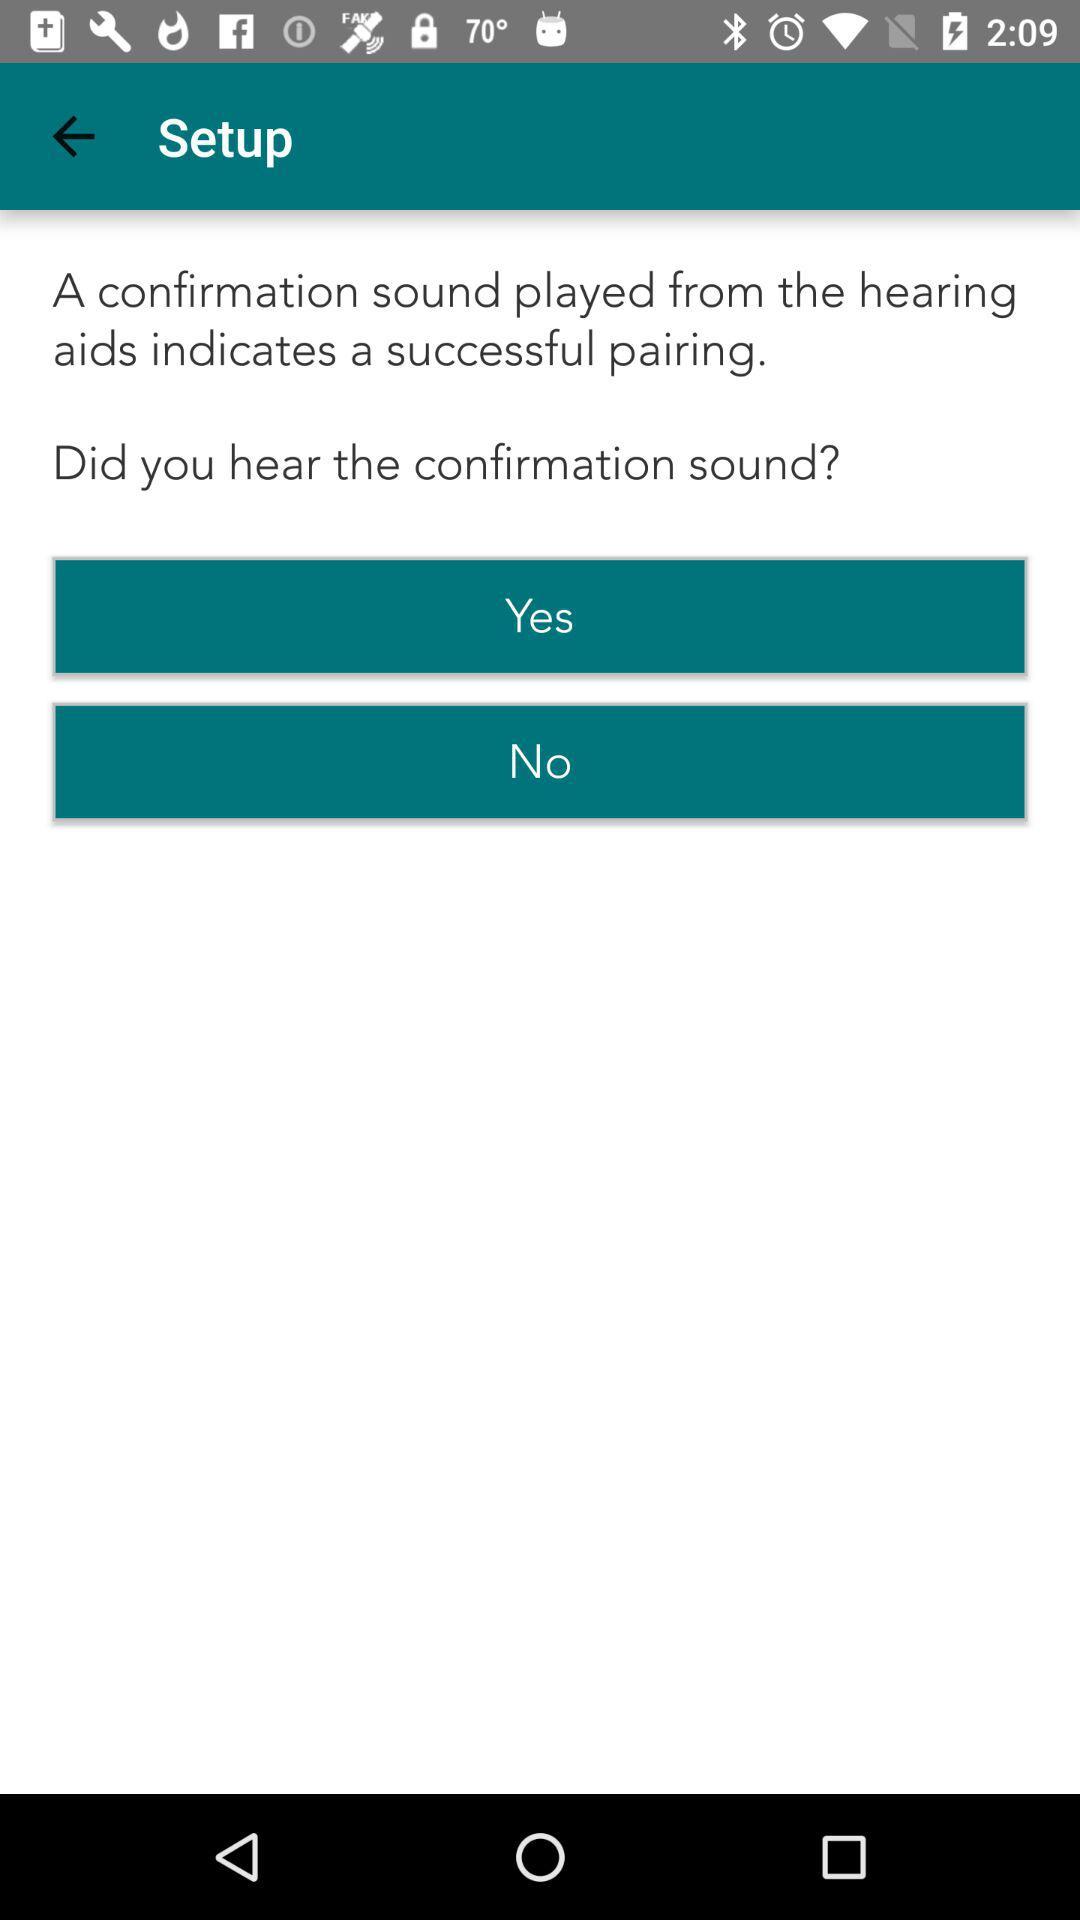 This screenshot has height=1920, width=1080. Describe the element at coordinates (540, 761) in the screenshot. I see `the no` at that location.